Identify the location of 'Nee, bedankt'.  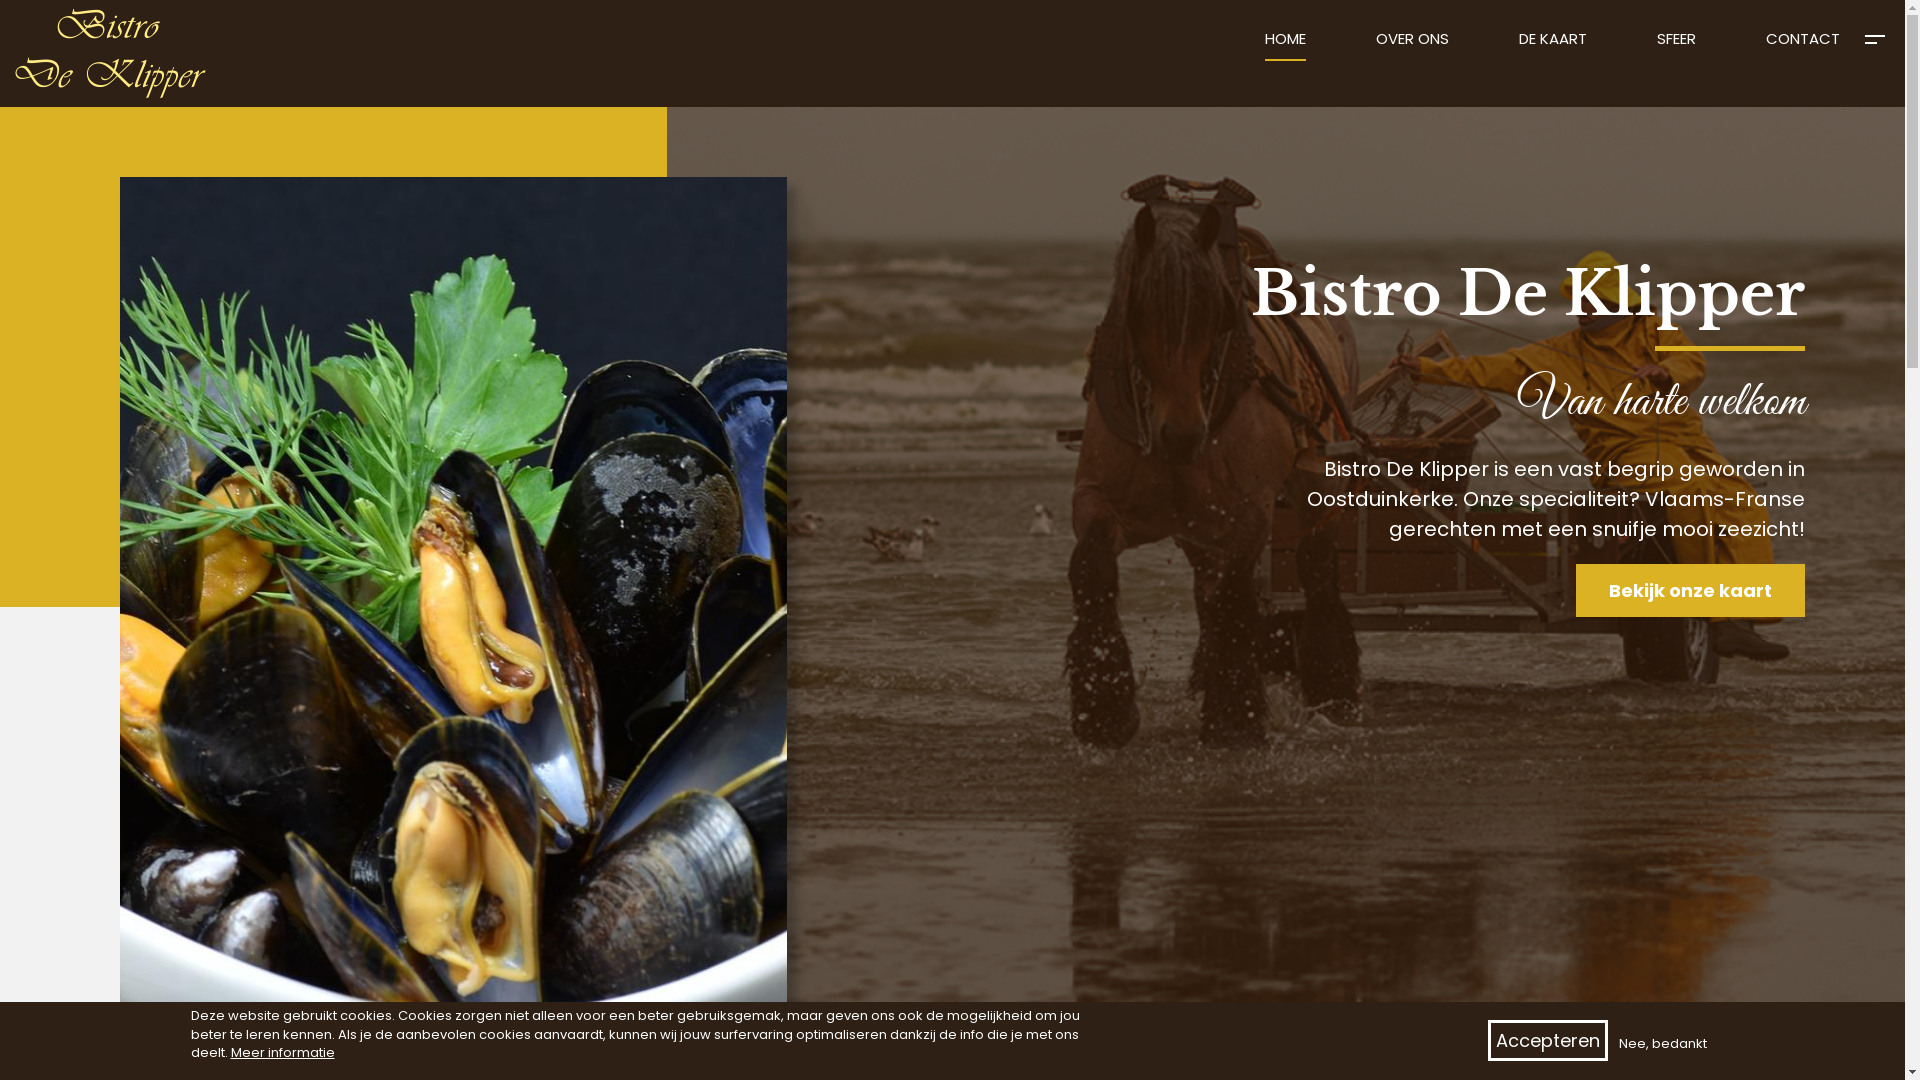
(1661, 1043).